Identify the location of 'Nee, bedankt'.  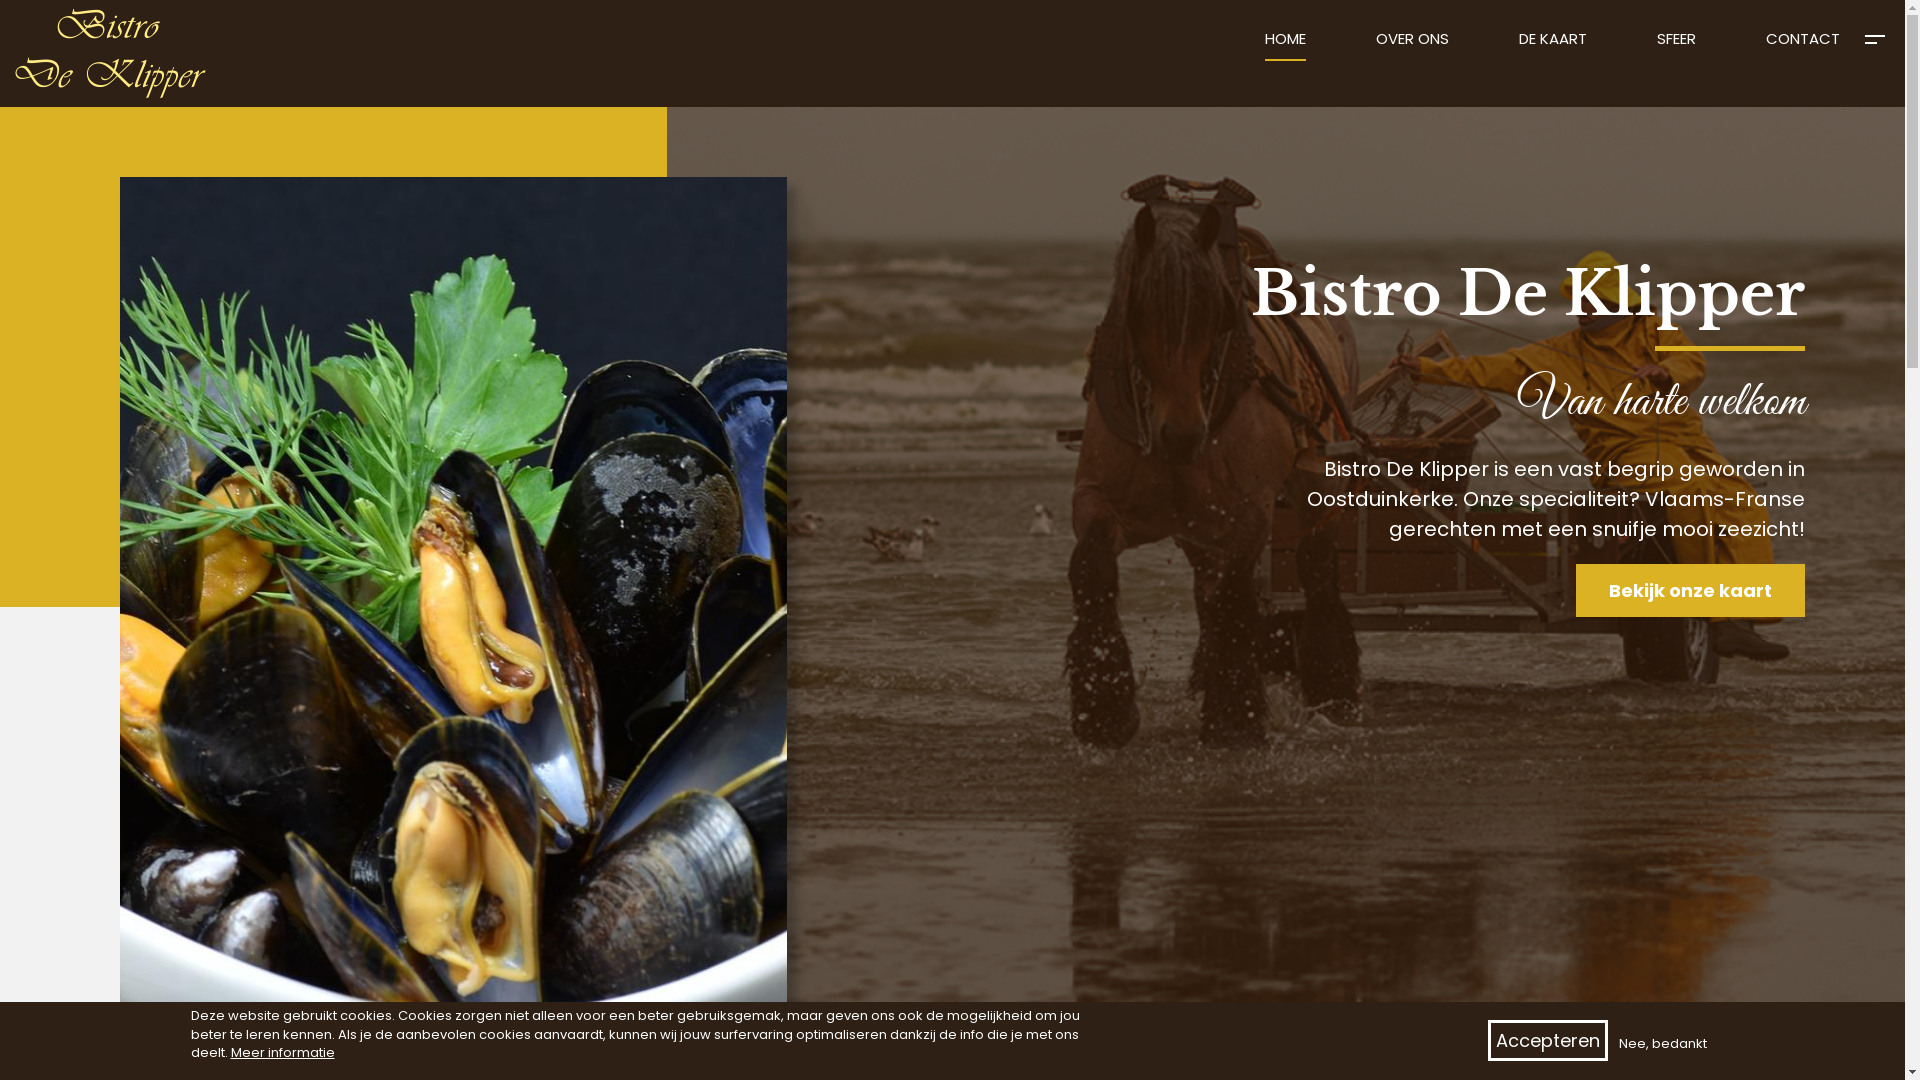
(1661, 1043).